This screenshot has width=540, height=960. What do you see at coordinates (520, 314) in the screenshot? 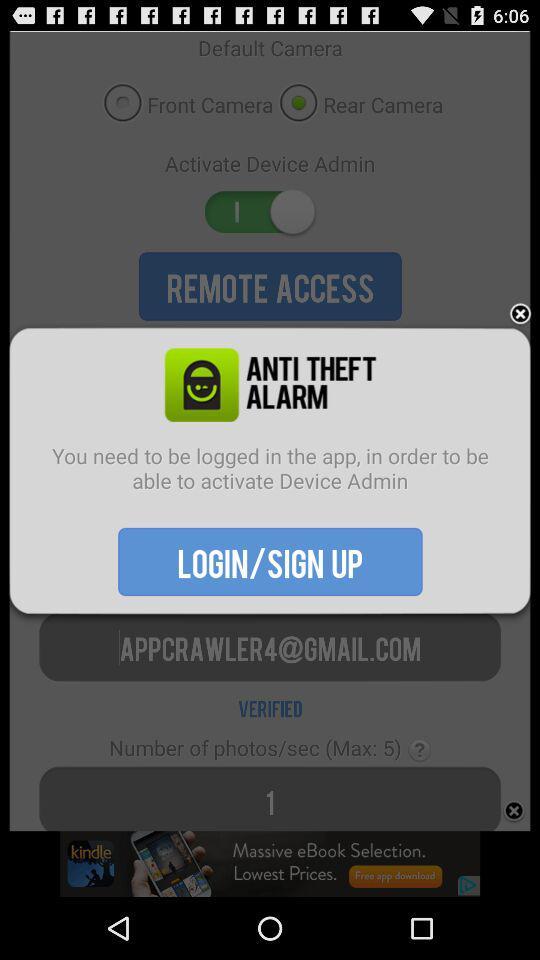
I see `the icon at the top right corner` at bounding box center [520, 314].